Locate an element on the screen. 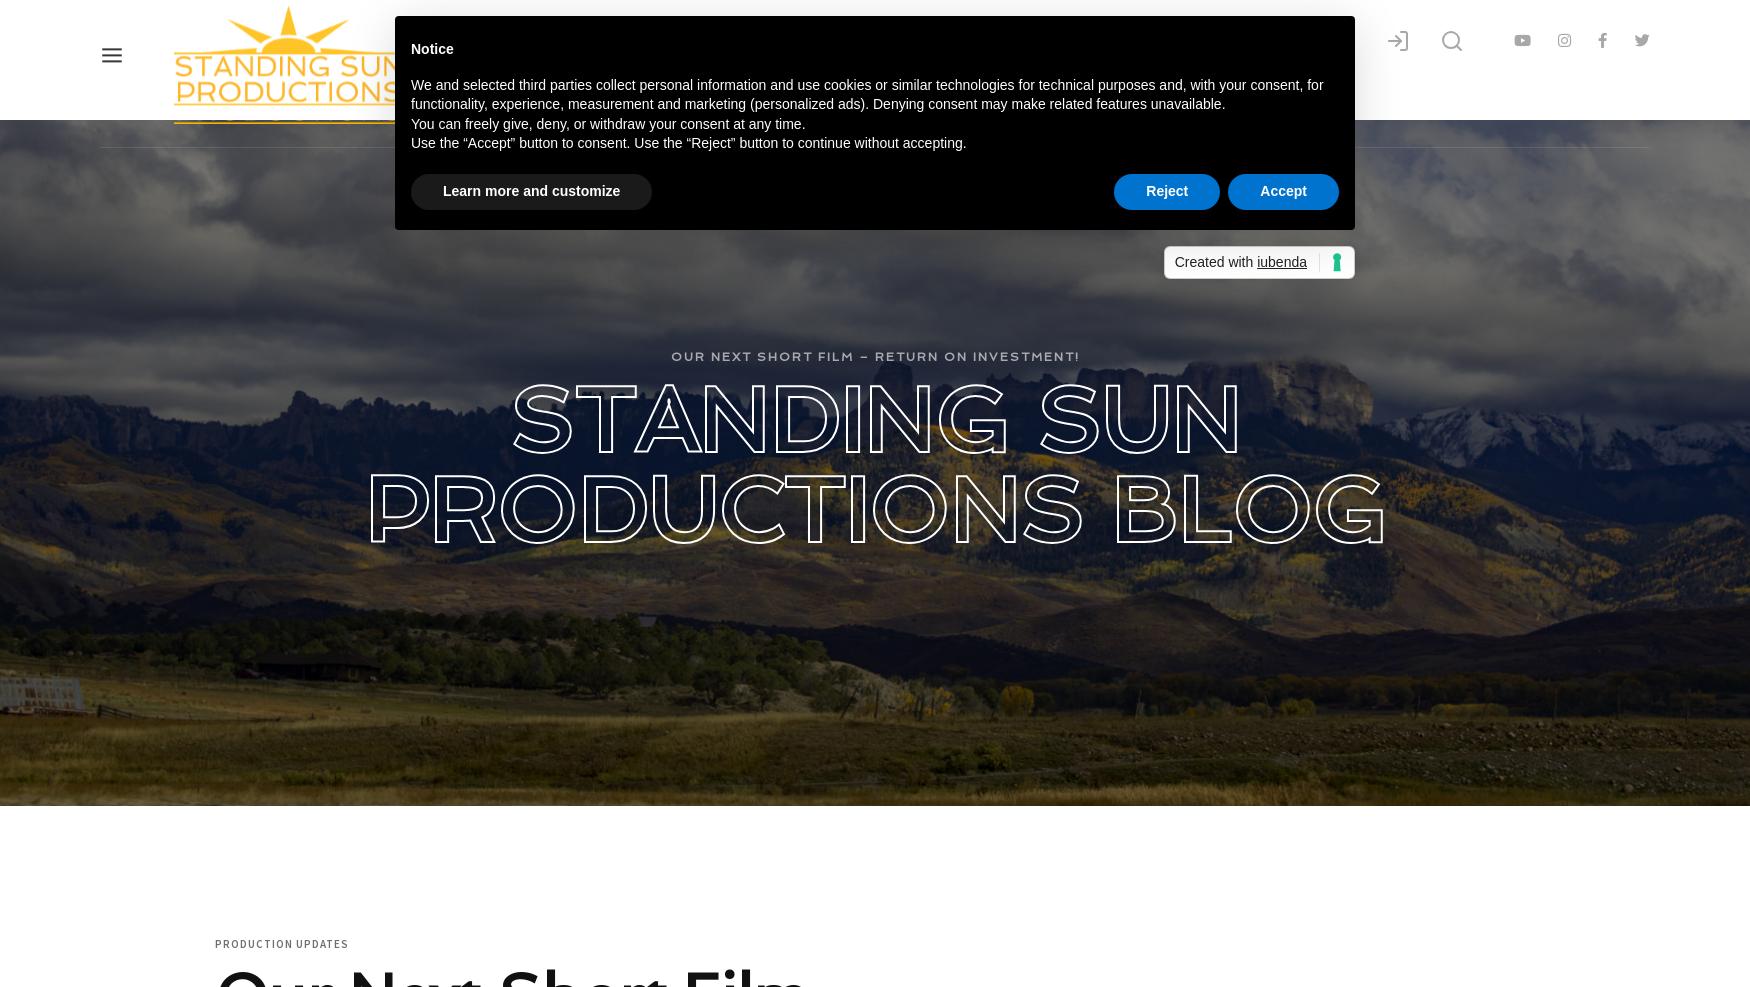  'Accept' is located at coordinates (1281, 188).